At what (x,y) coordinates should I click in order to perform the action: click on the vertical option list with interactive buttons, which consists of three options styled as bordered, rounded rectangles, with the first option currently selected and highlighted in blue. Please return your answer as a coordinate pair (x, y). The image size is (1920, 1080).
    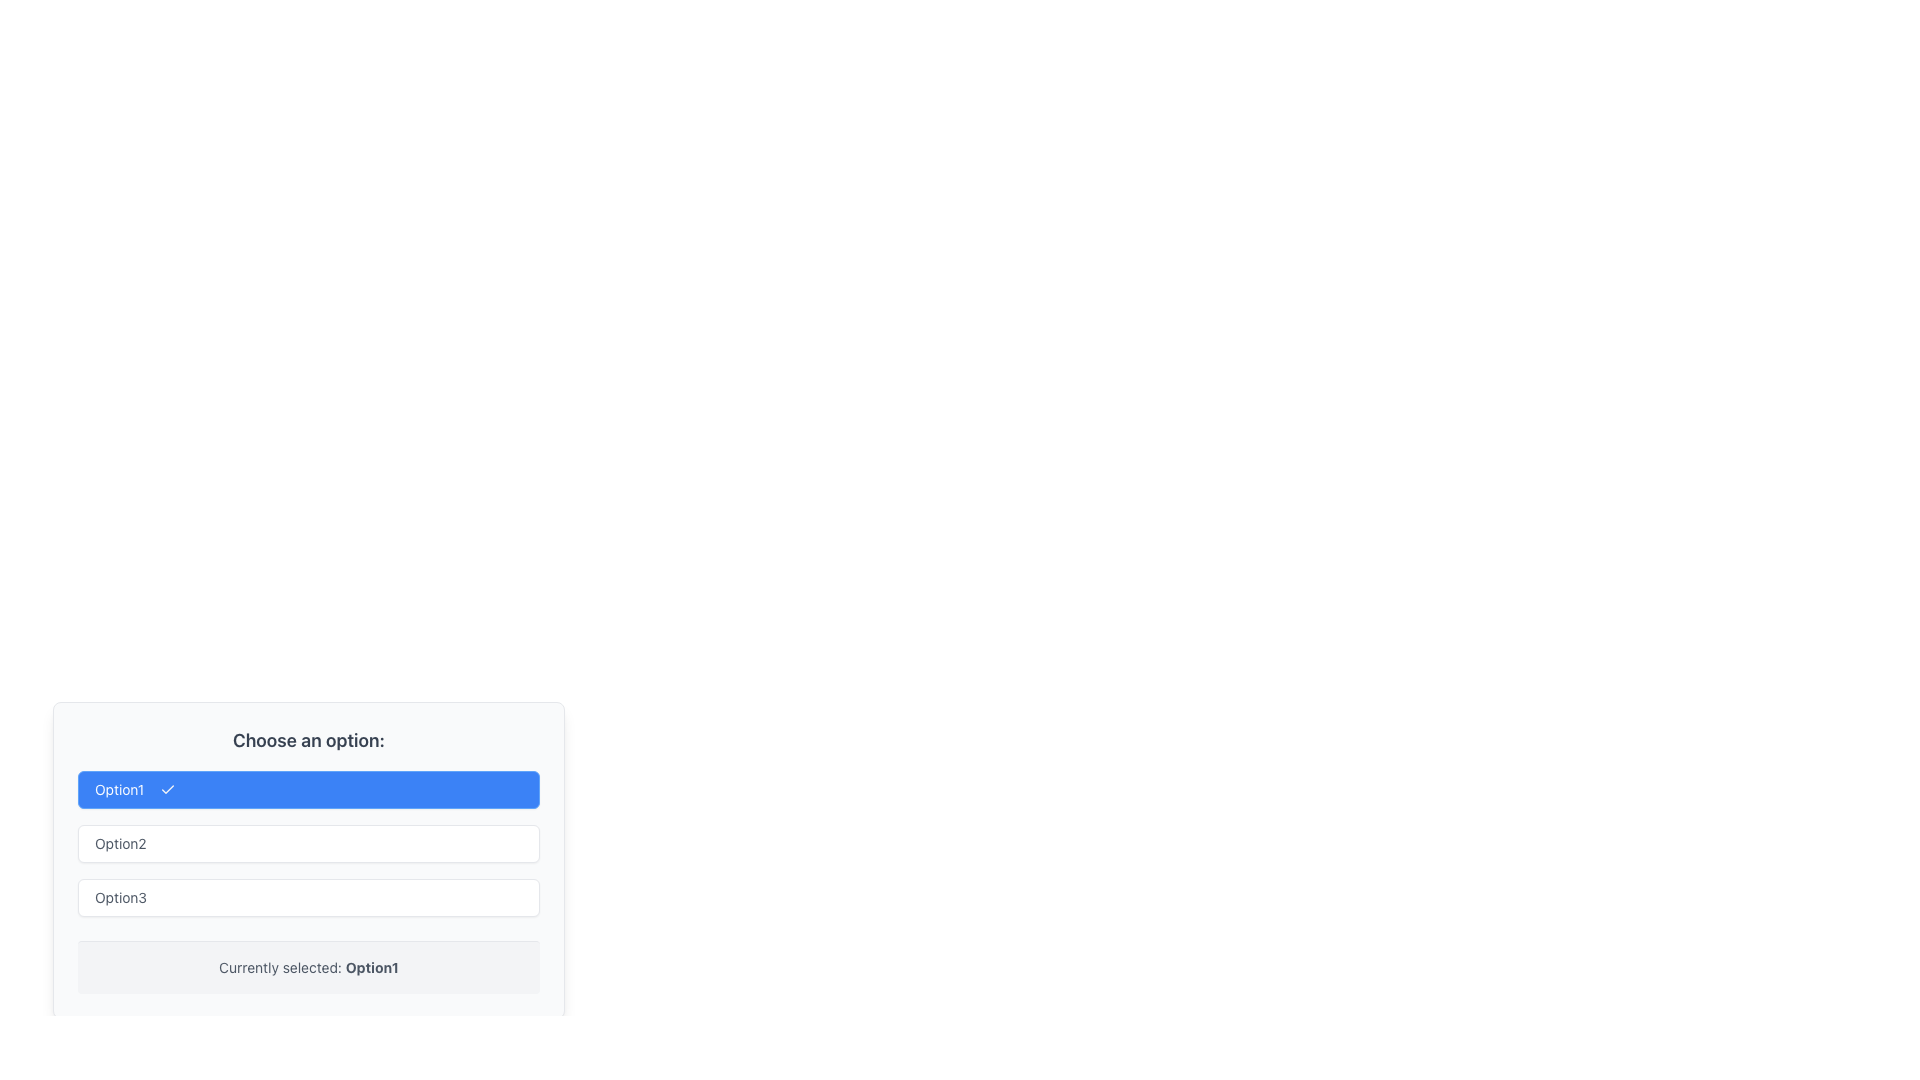
    Looking at the image, I should click on (307, 844).